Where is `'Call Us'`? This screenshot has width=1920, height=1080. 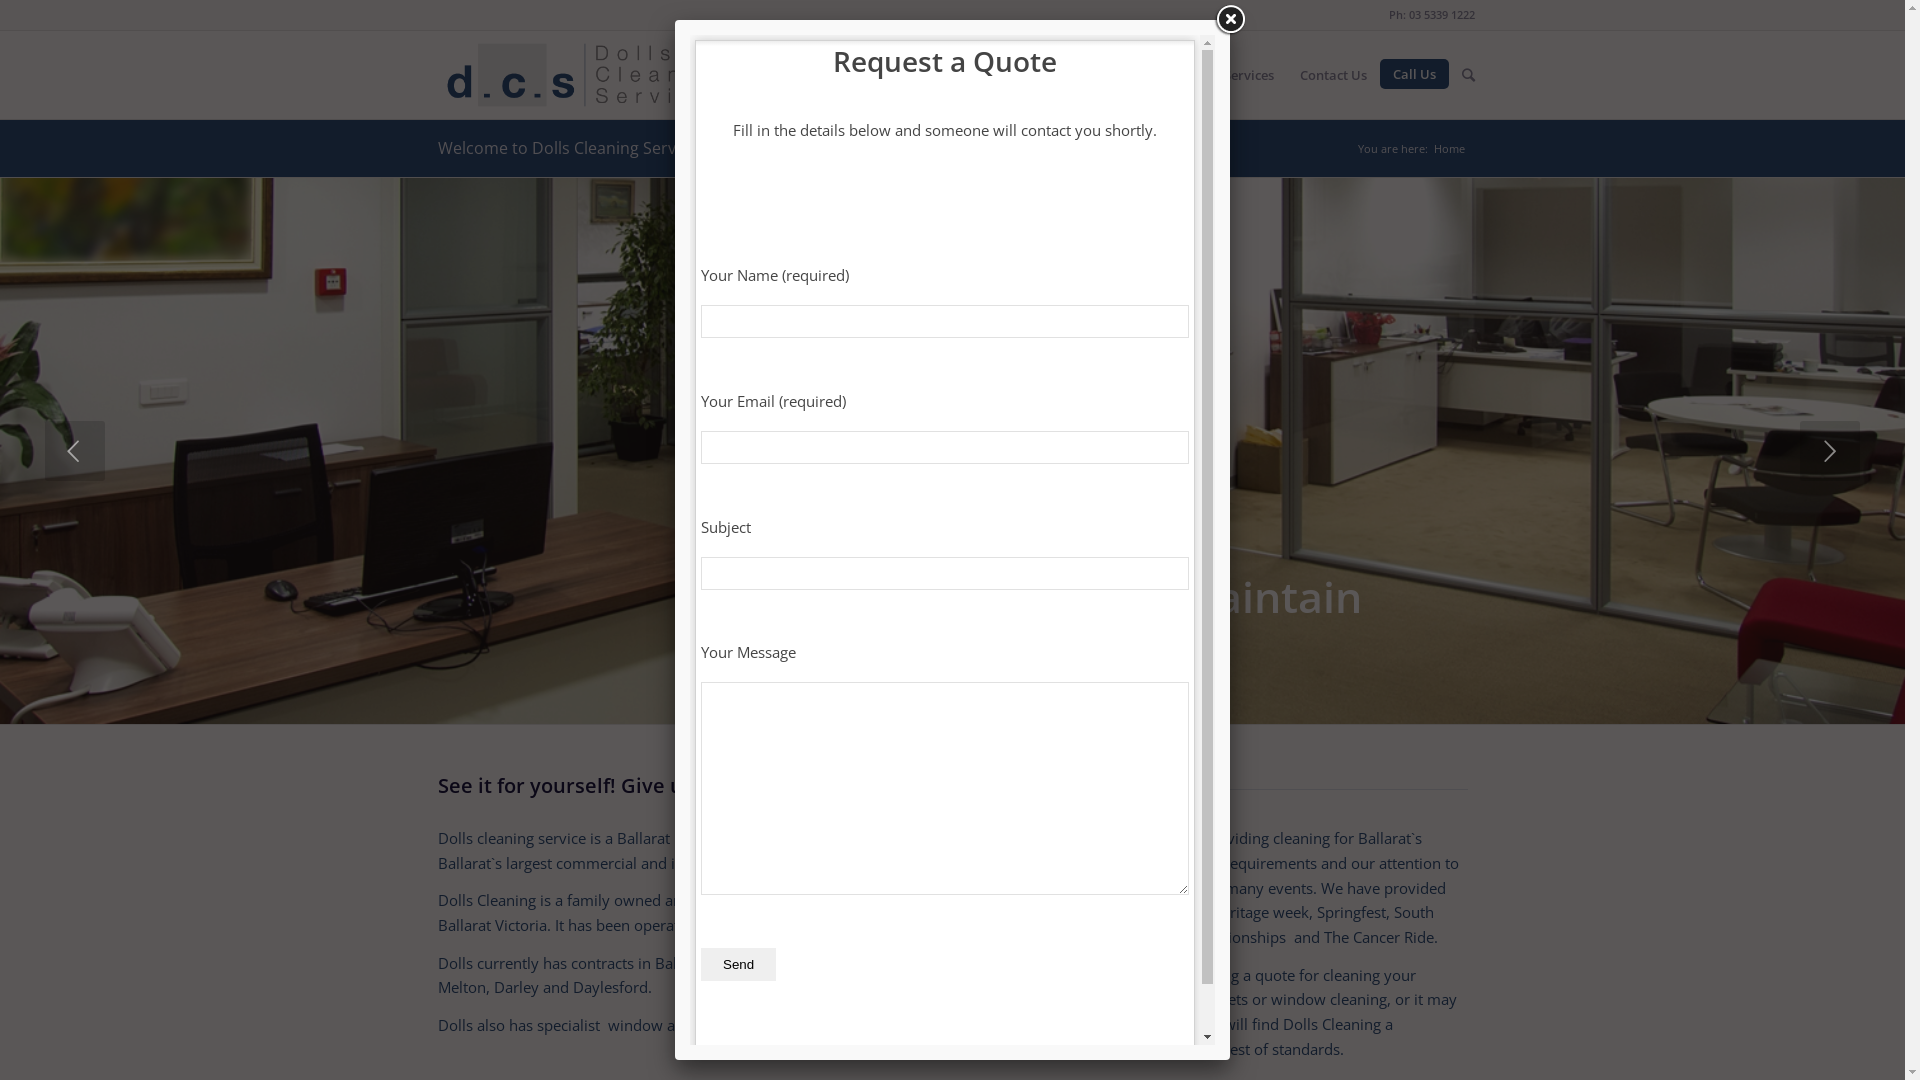
'Call Us' is located at coordinates (1379, 72).